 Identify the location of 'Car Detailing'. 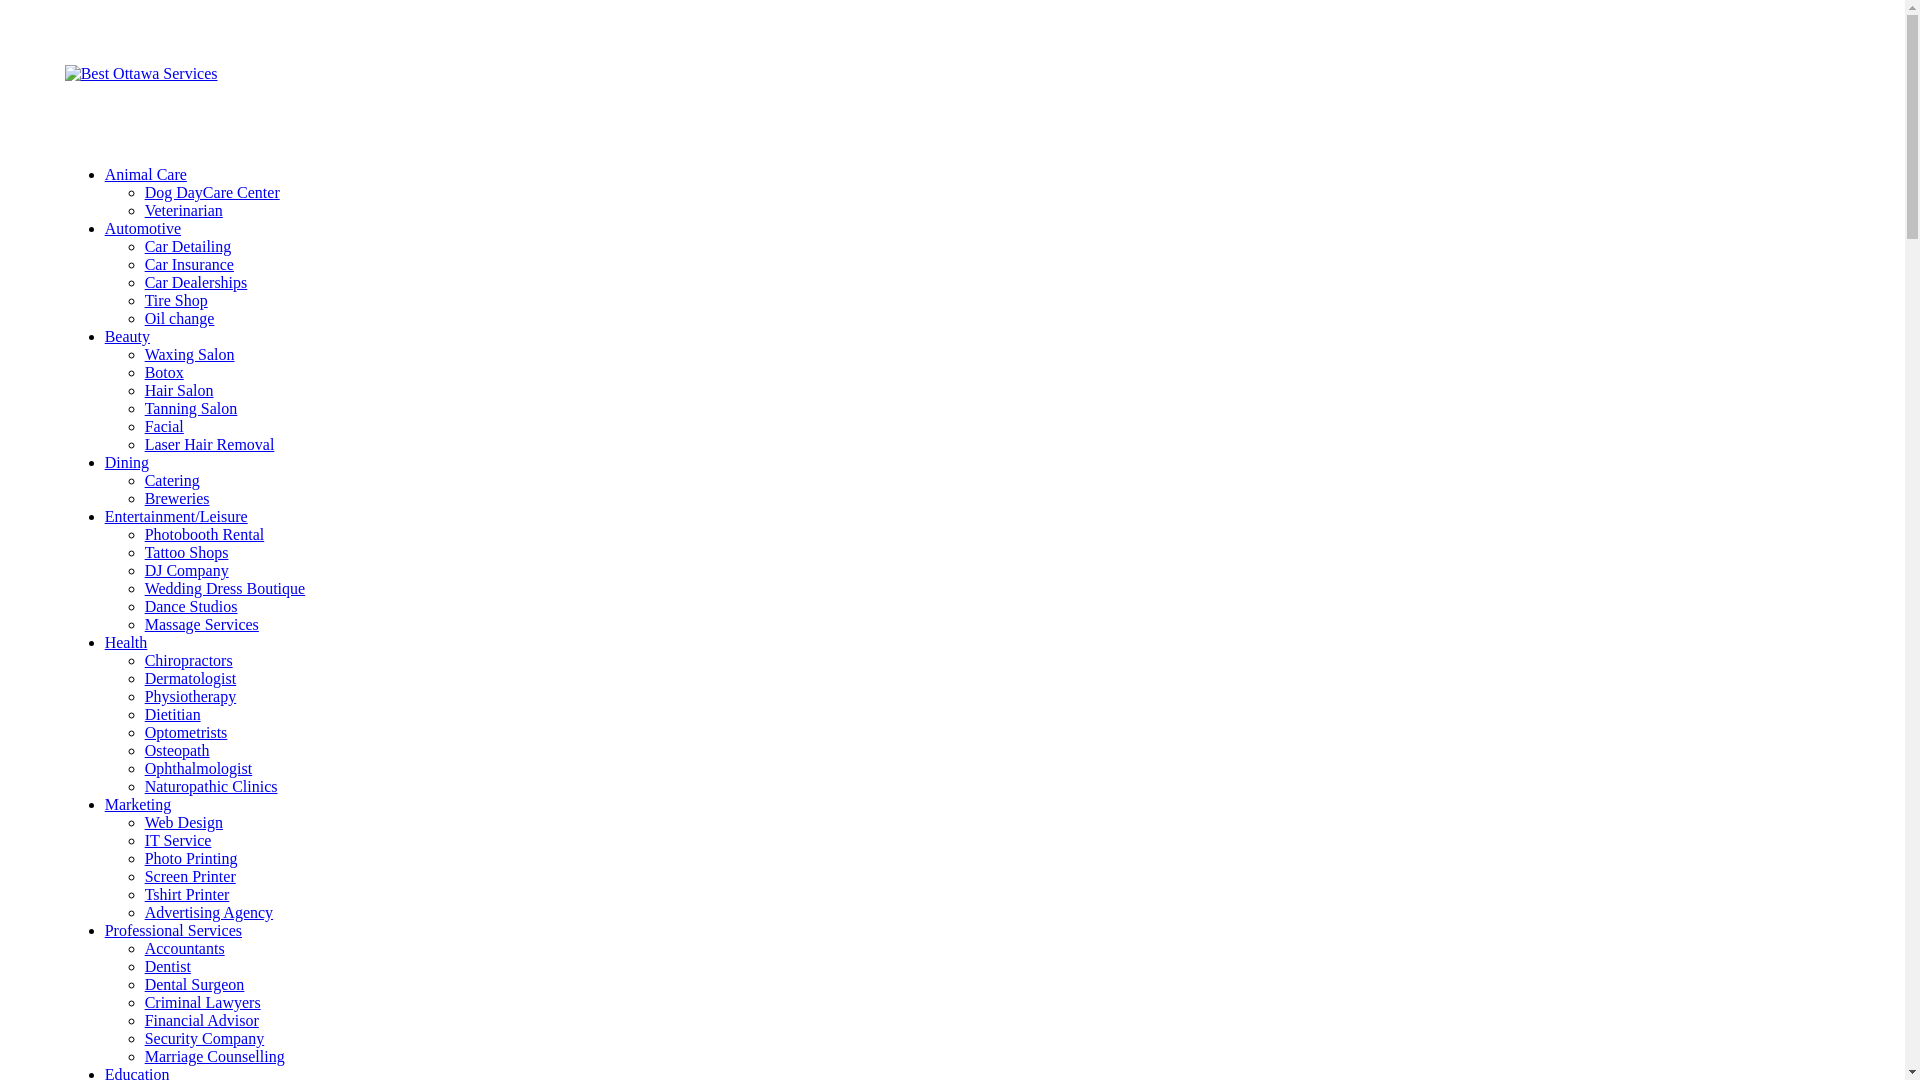
(188, 245).